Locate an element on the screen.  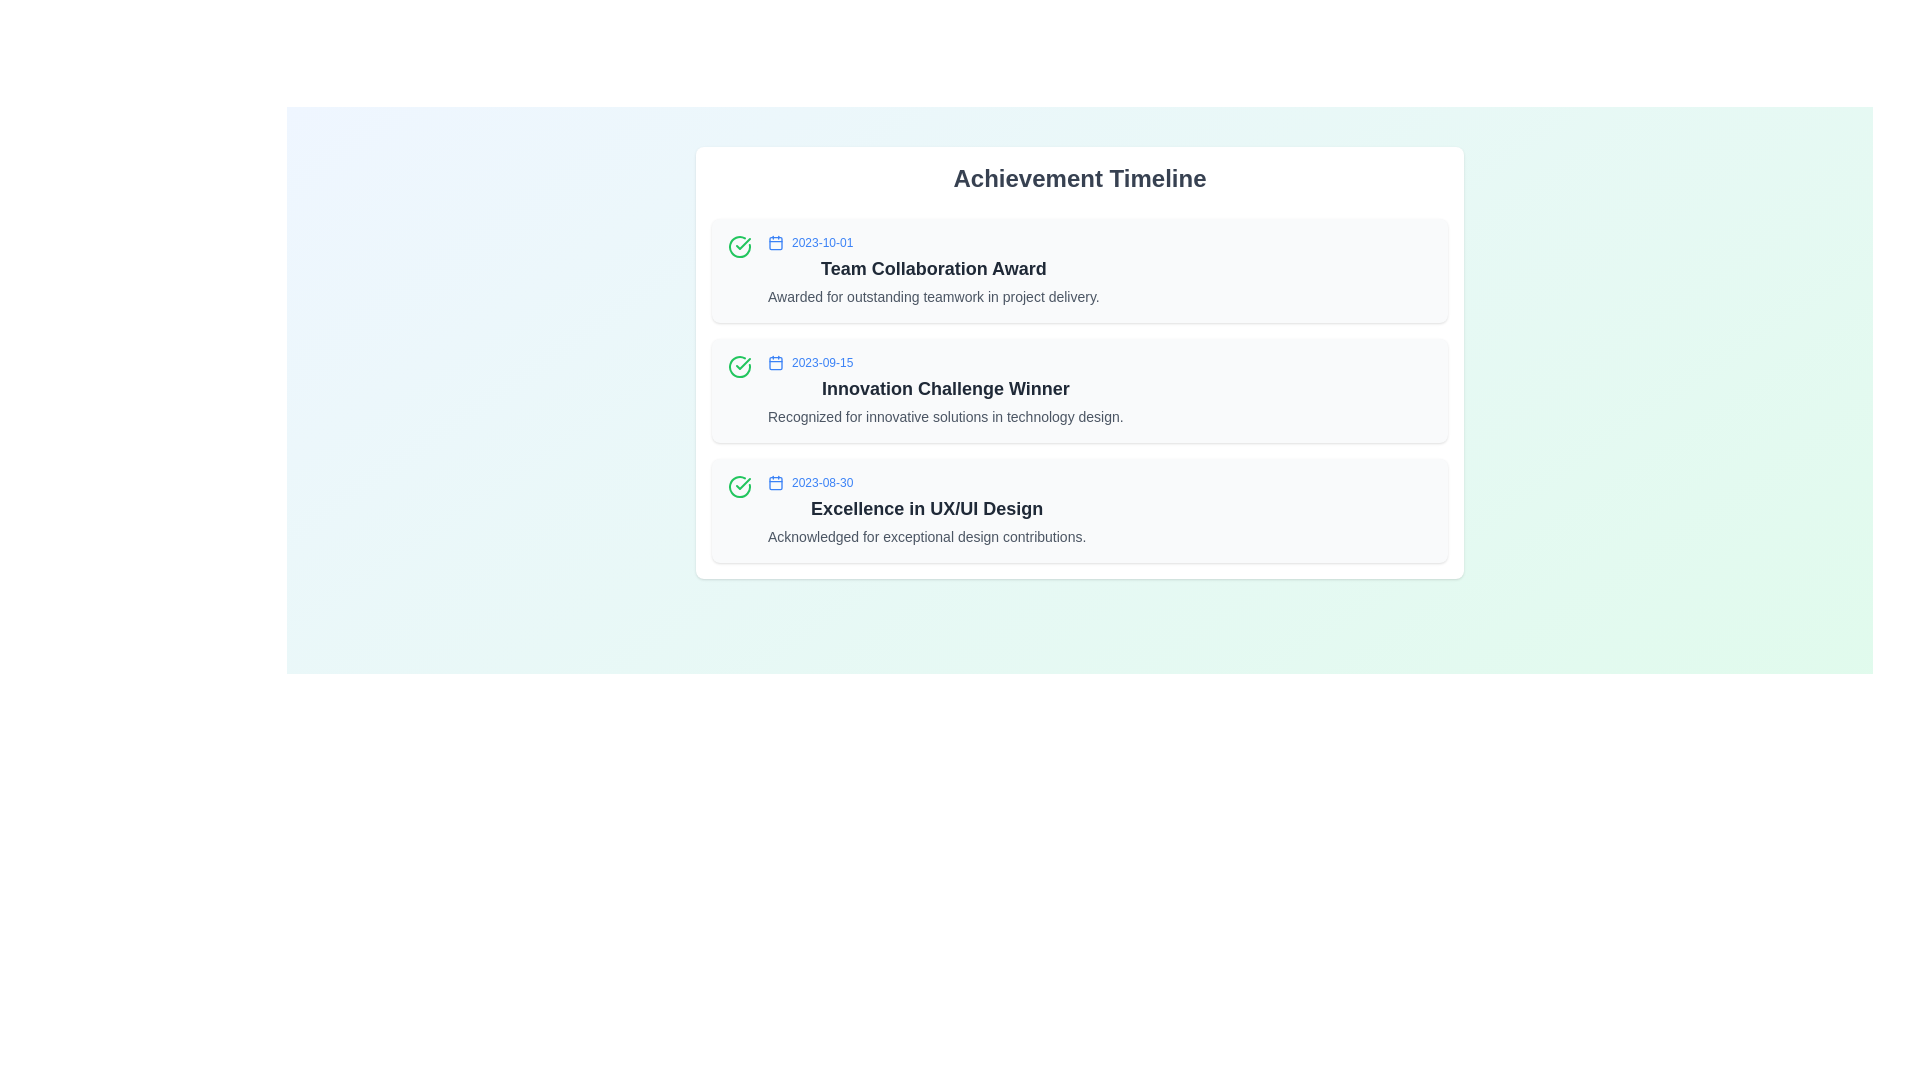
the Text Label or Section Header positioned at the top center of the box containing achievement records is located at coordinates (1079, 177).